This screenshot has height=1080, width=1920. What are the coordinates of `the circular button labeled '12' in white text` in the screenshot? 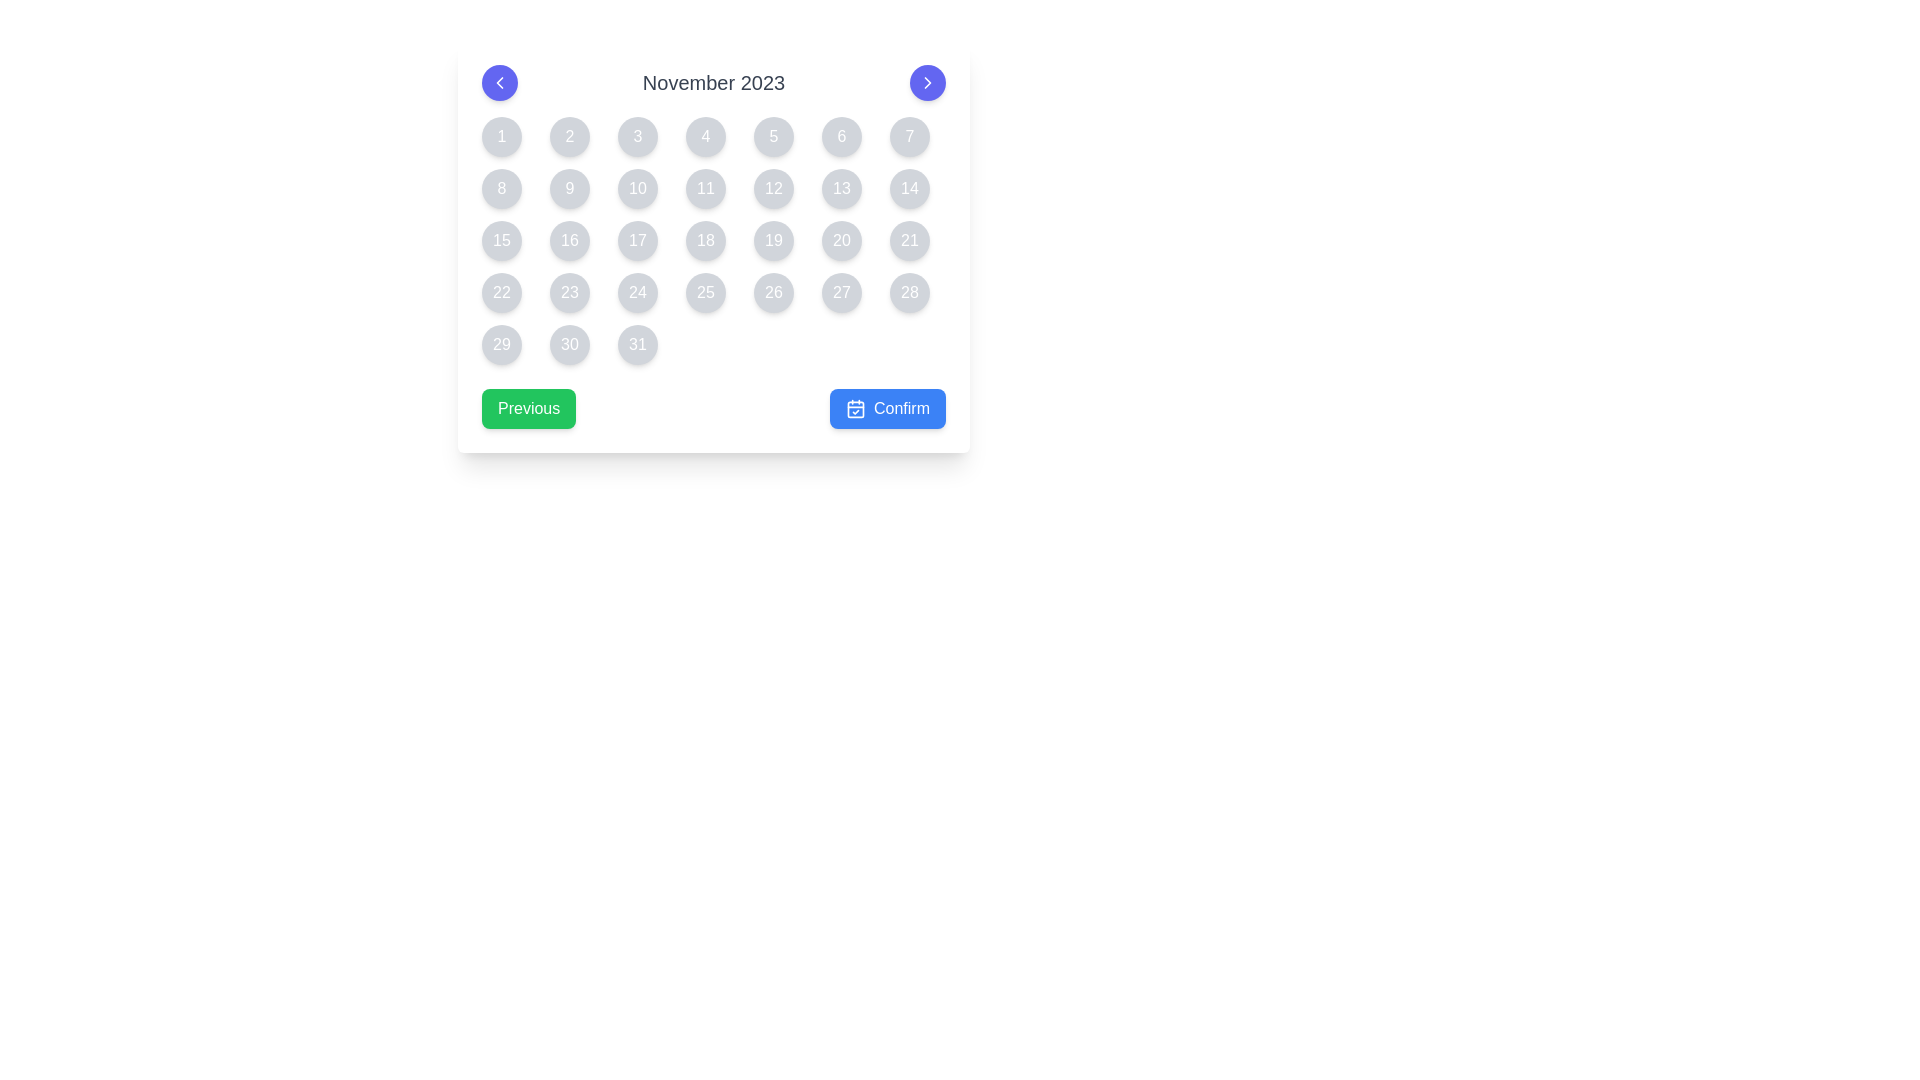 It's located at (772, 189).